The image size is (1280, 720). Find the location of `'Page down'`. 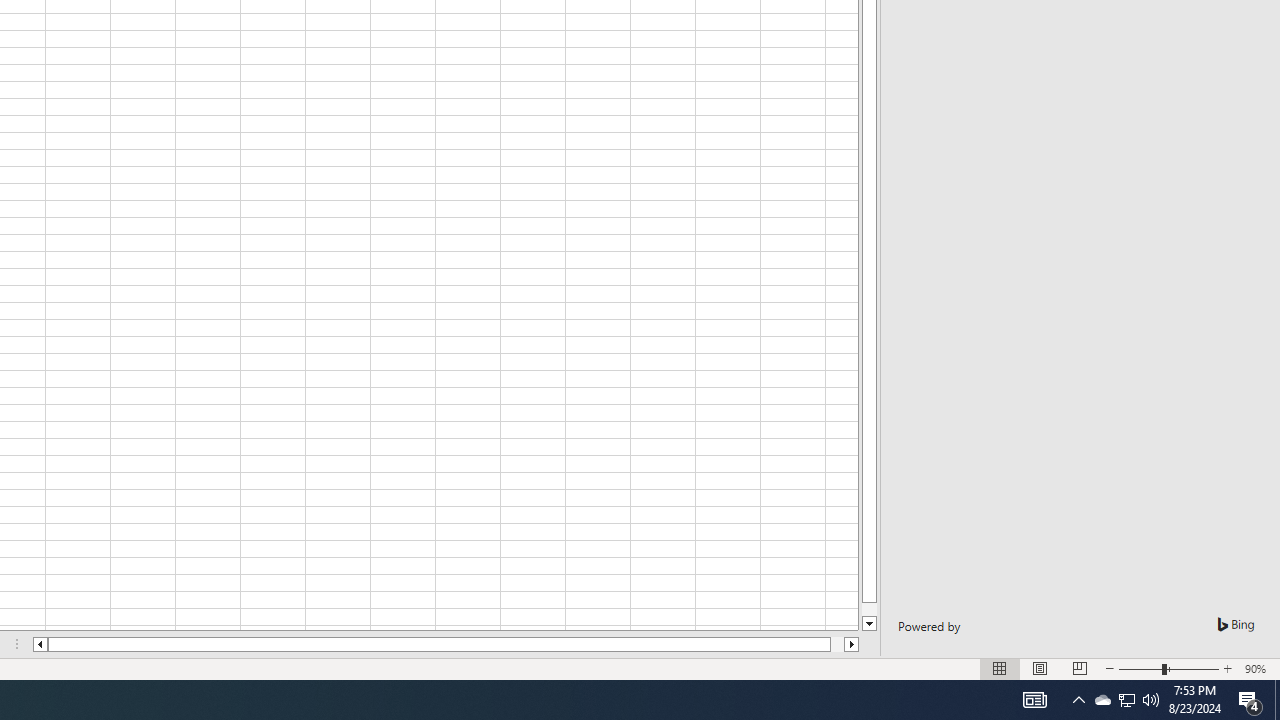

'Page down' is located at coordinates (869, 608).